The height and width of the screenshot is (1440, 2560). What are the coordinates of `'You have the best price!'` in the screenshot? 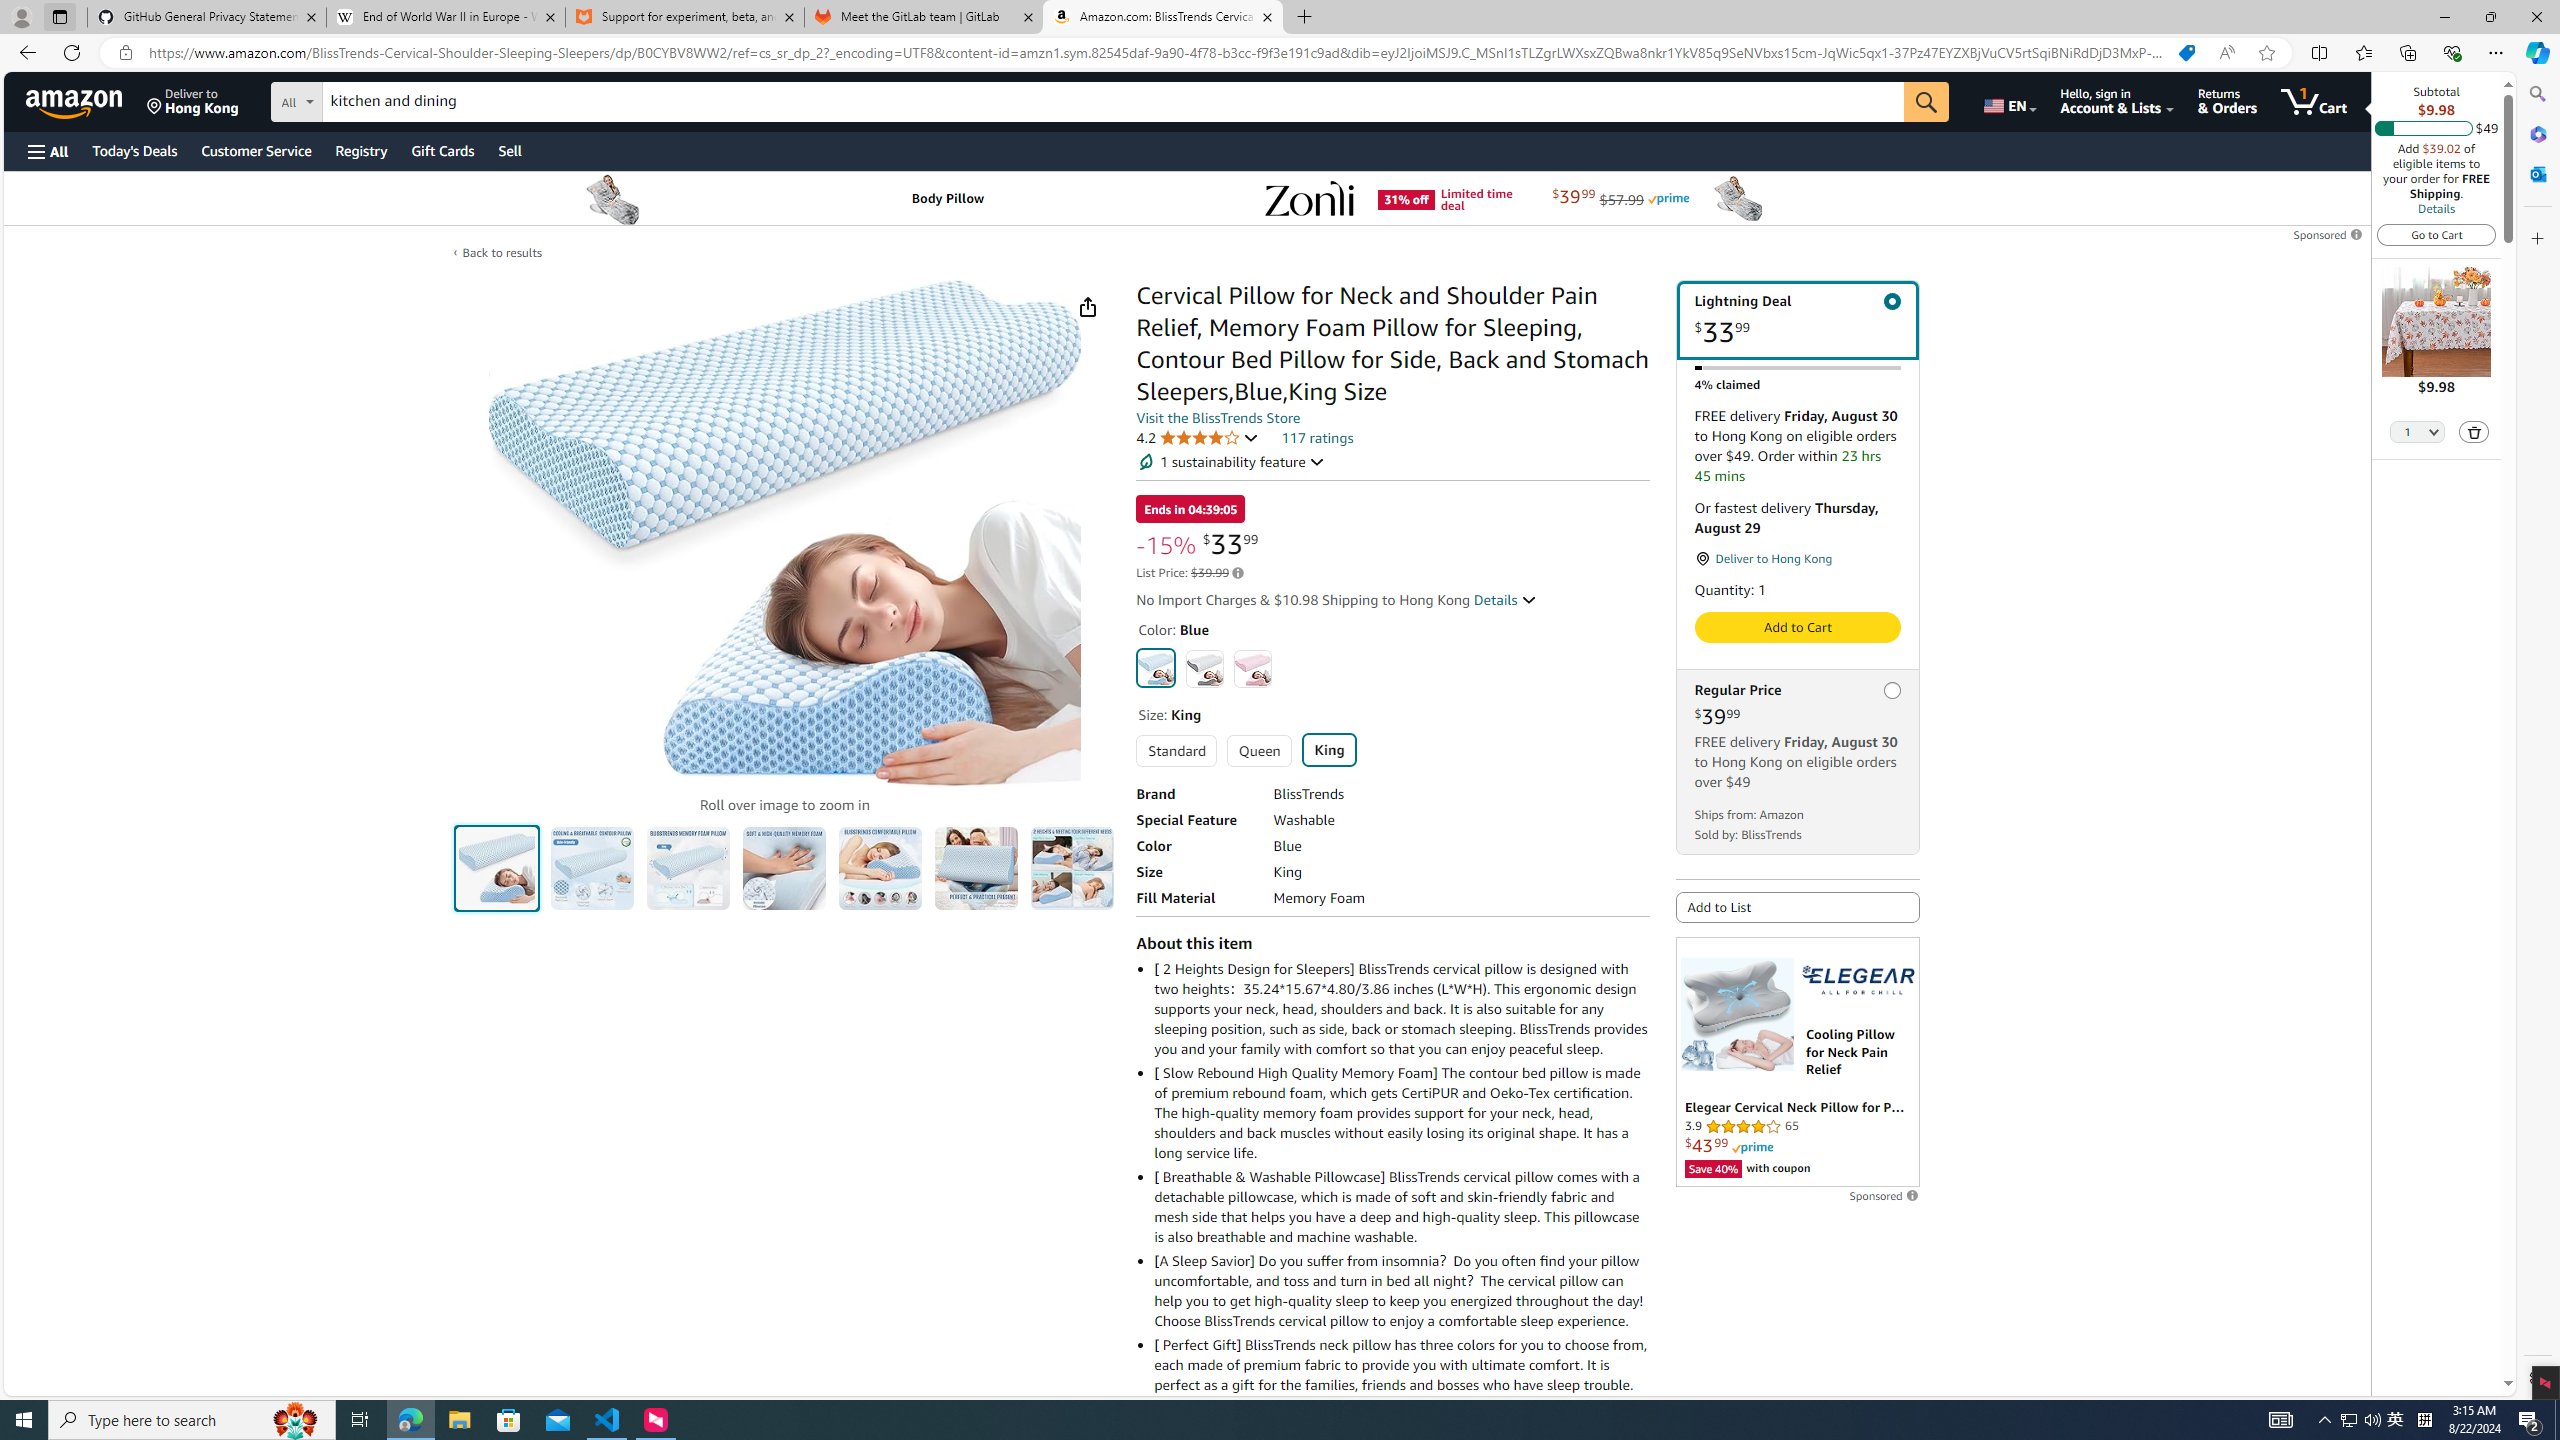 It's located at (2185, 53).